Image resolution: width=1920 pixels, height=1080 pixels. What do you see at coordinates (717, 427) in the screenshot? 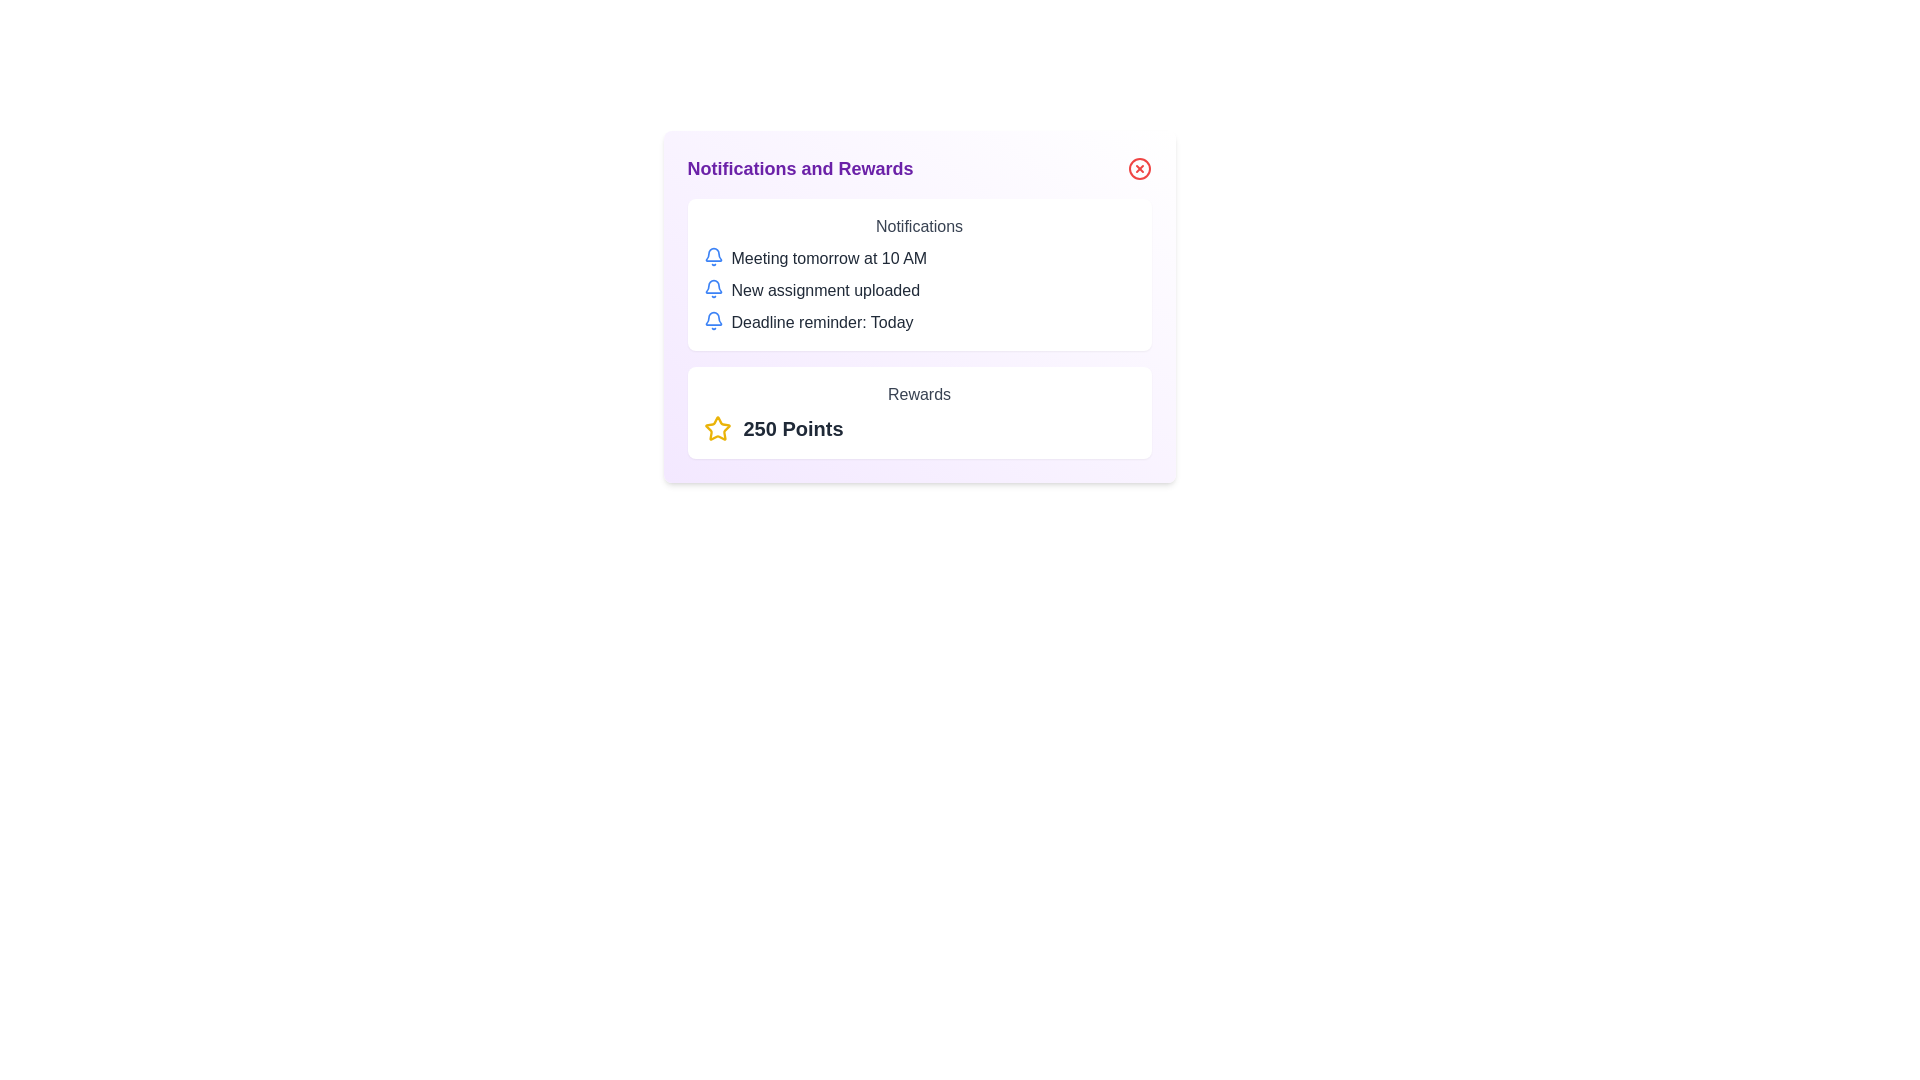
I see `the star icon representing an achievement or reward, located in the center-right of the rewards section, next to the '250 Points' label` at bounding box center [717, 427].